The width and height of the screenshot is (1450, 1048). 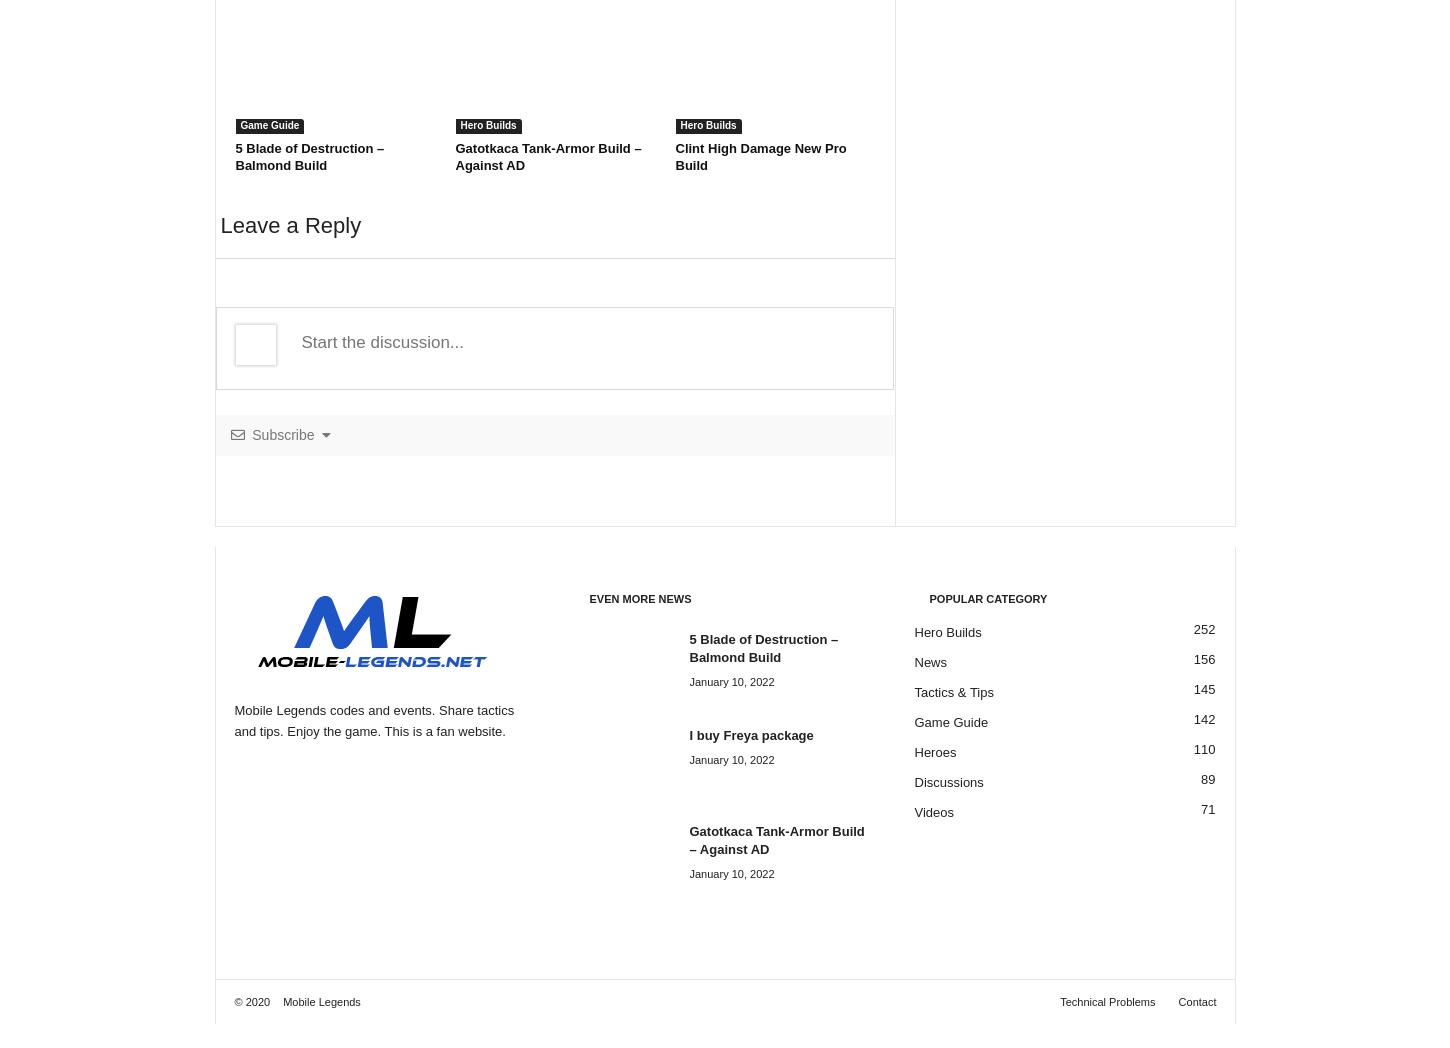 What do you see at coordinates (932, 811) in the screenshot?
I see `'Videos'` at bounding box center [932, 811].